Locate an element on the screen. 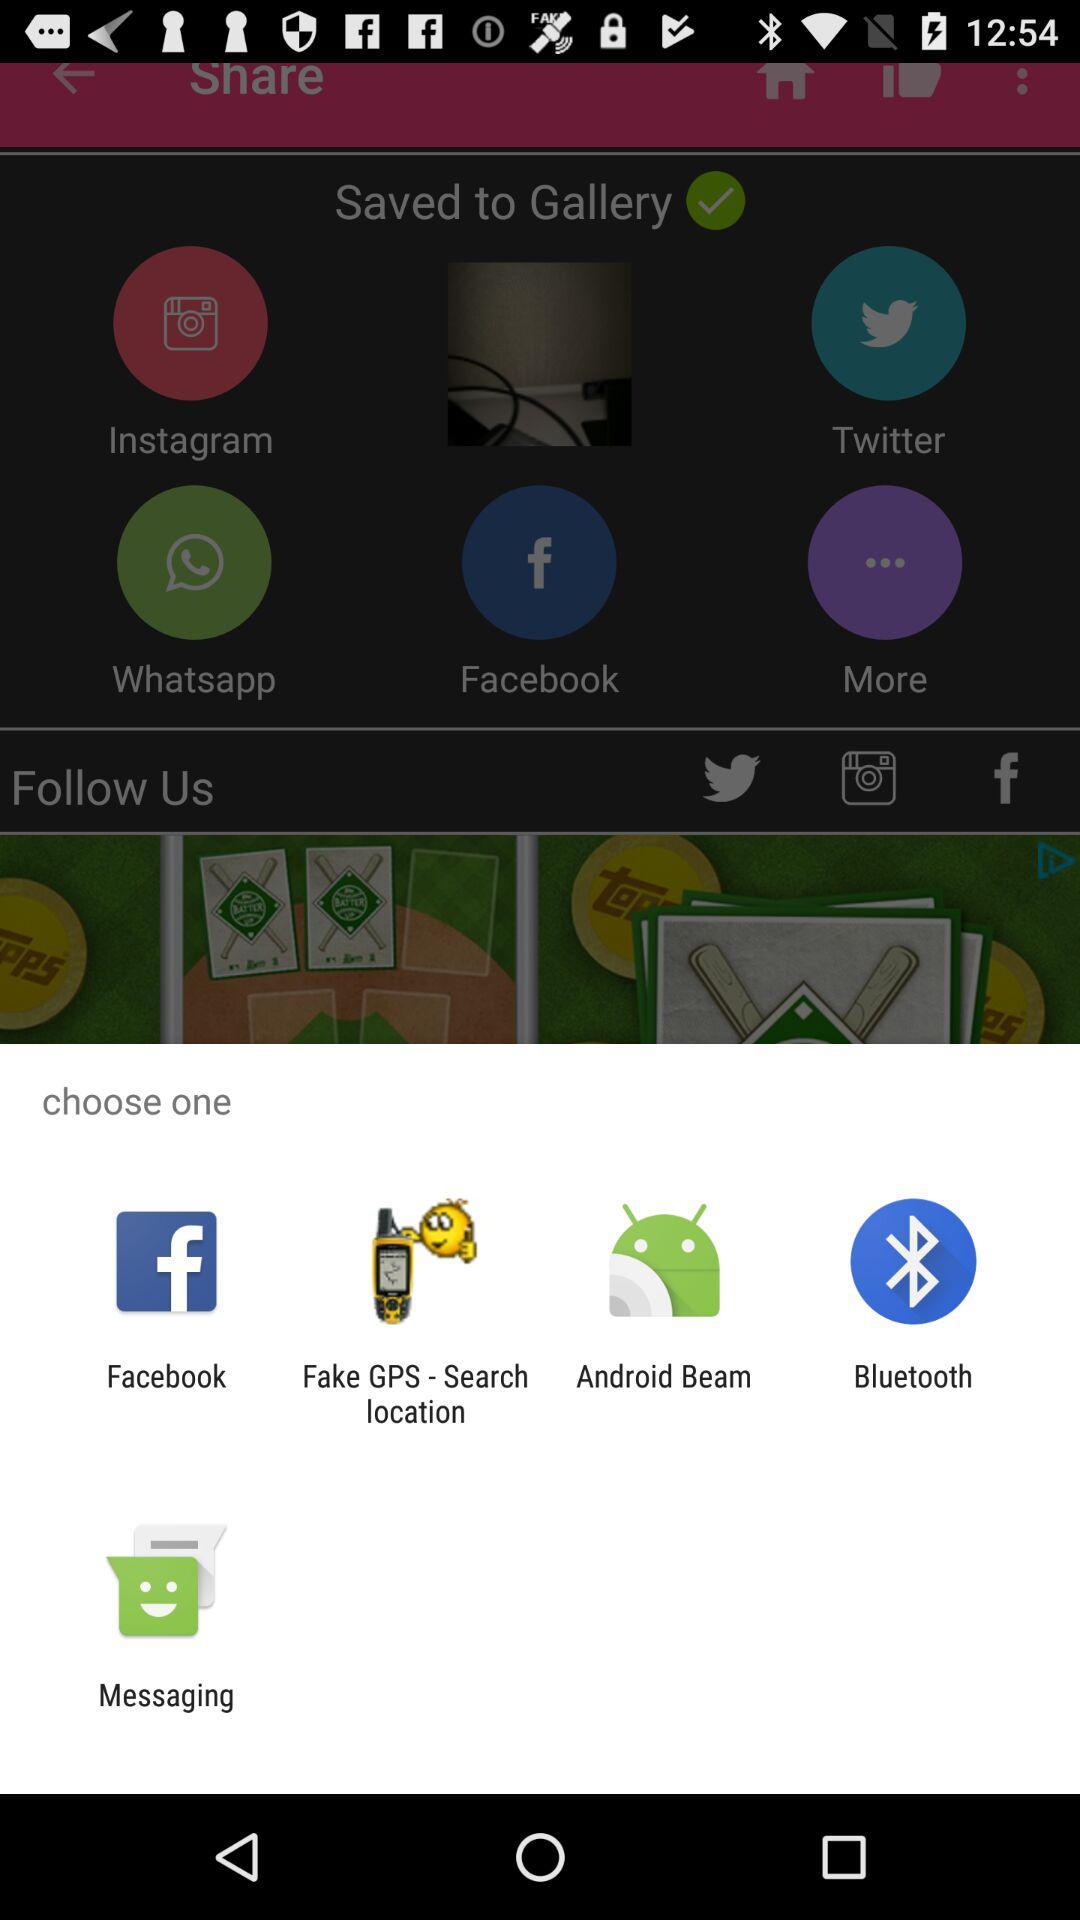  item next to the fake gps search app is located at coordinates (664, 1392).